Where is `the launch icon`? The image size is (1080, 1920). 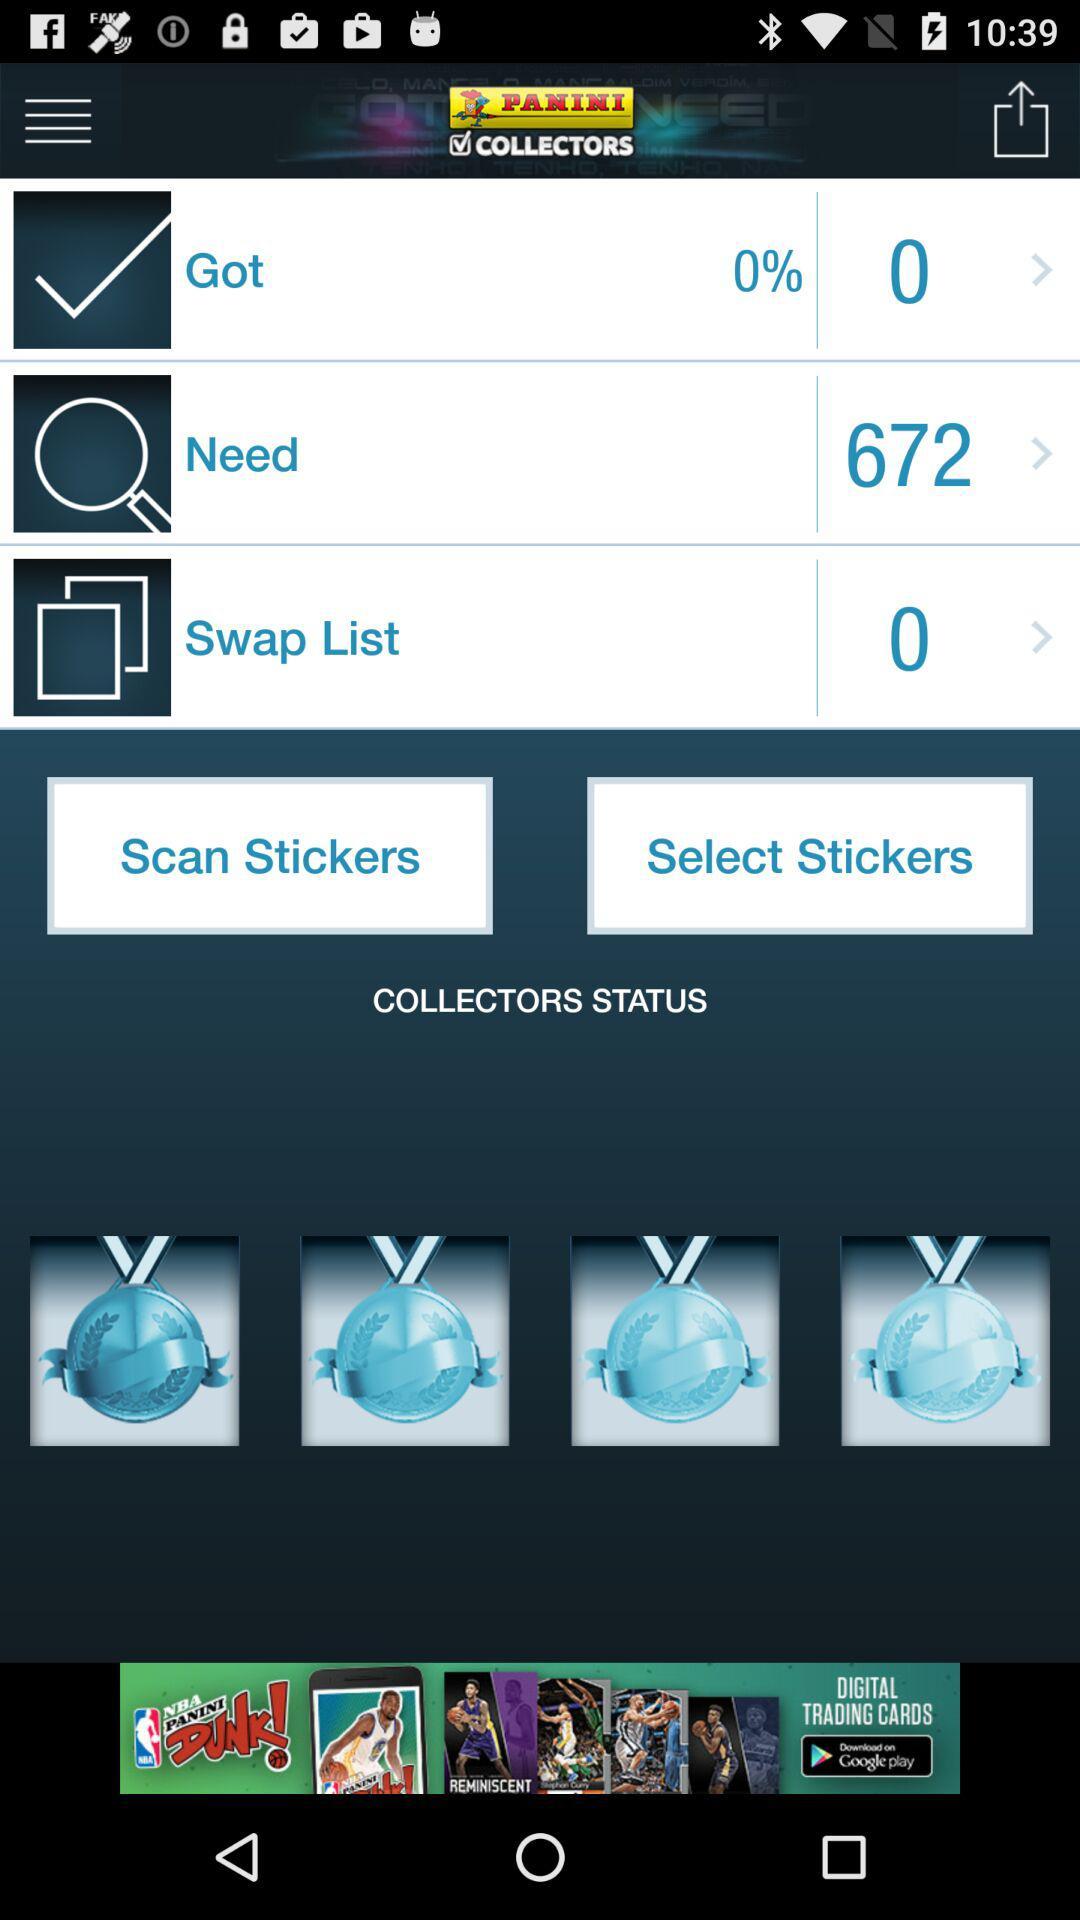
the launch icon is located at coordinates (1021, 127).